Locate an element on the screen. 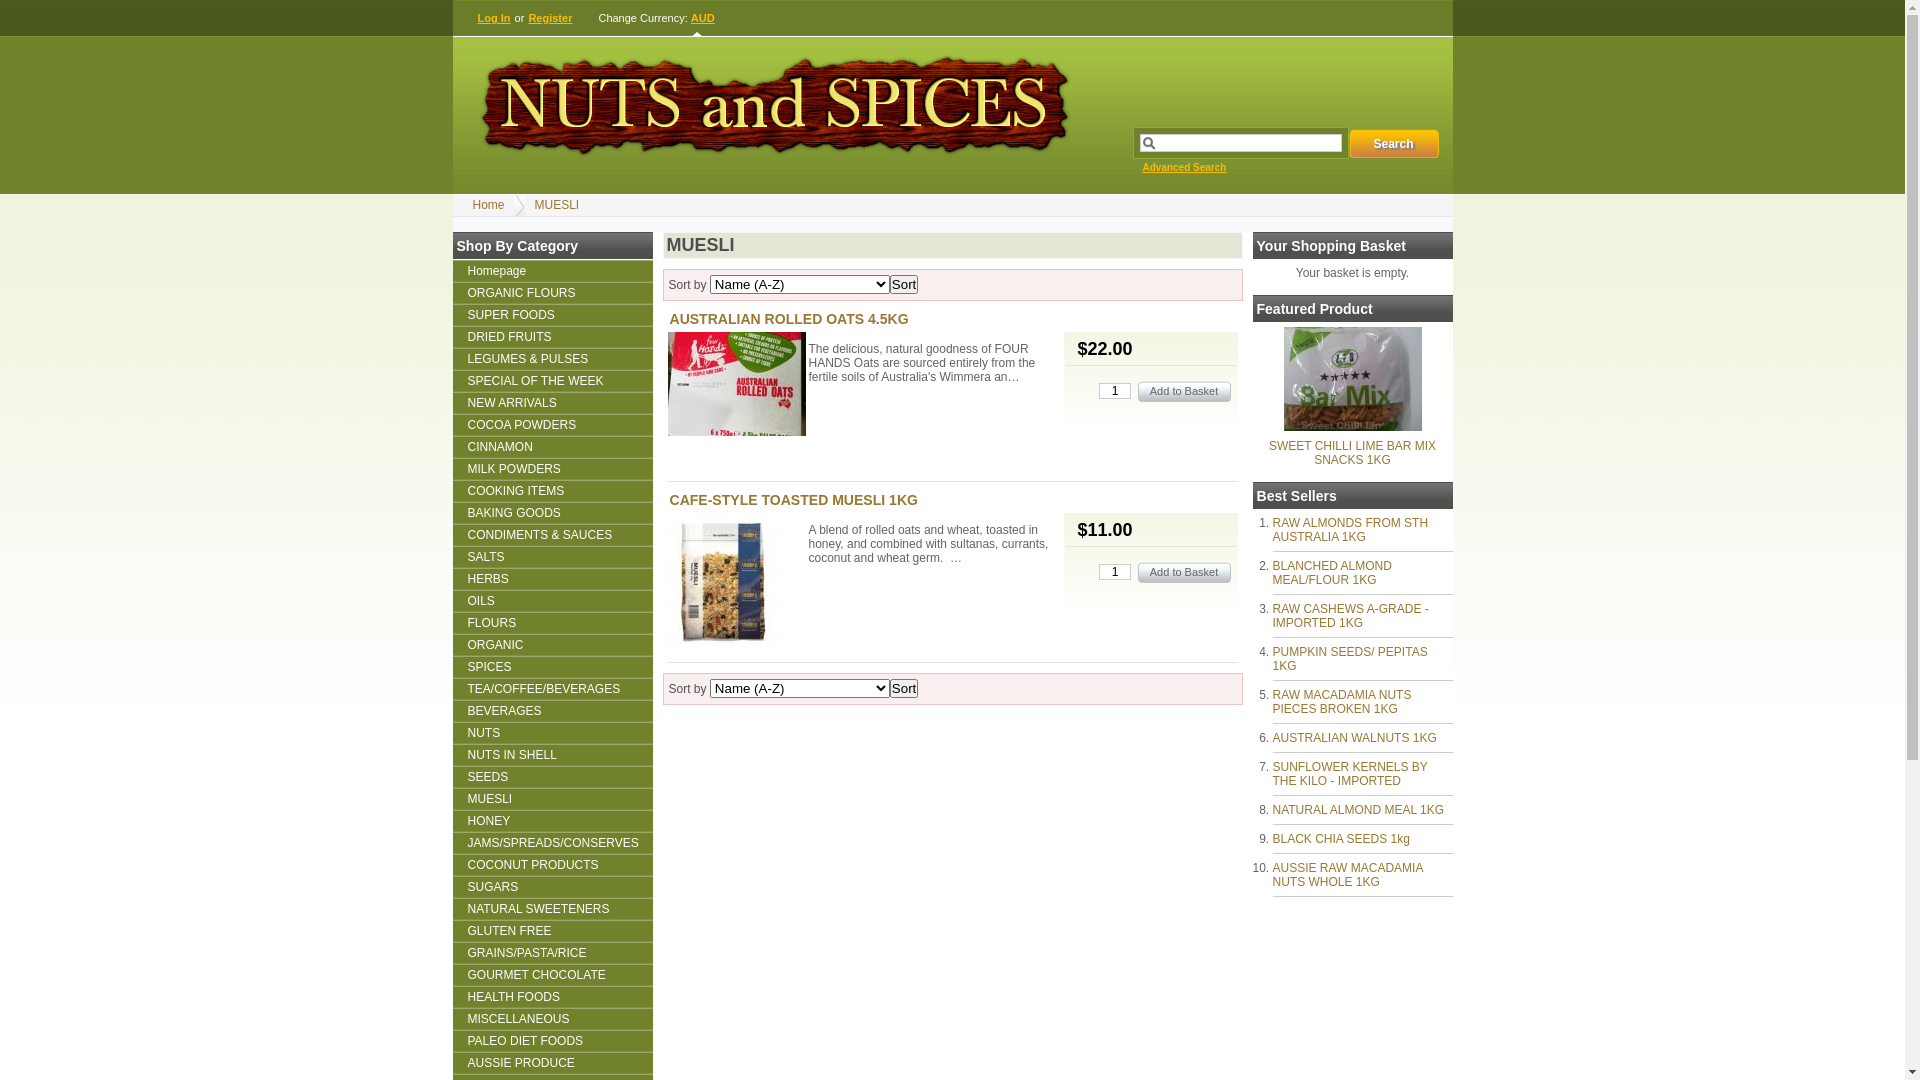 This screenshot has width=1920, height=1080. 'ORGANIC' is located at coordinates (552, 644).